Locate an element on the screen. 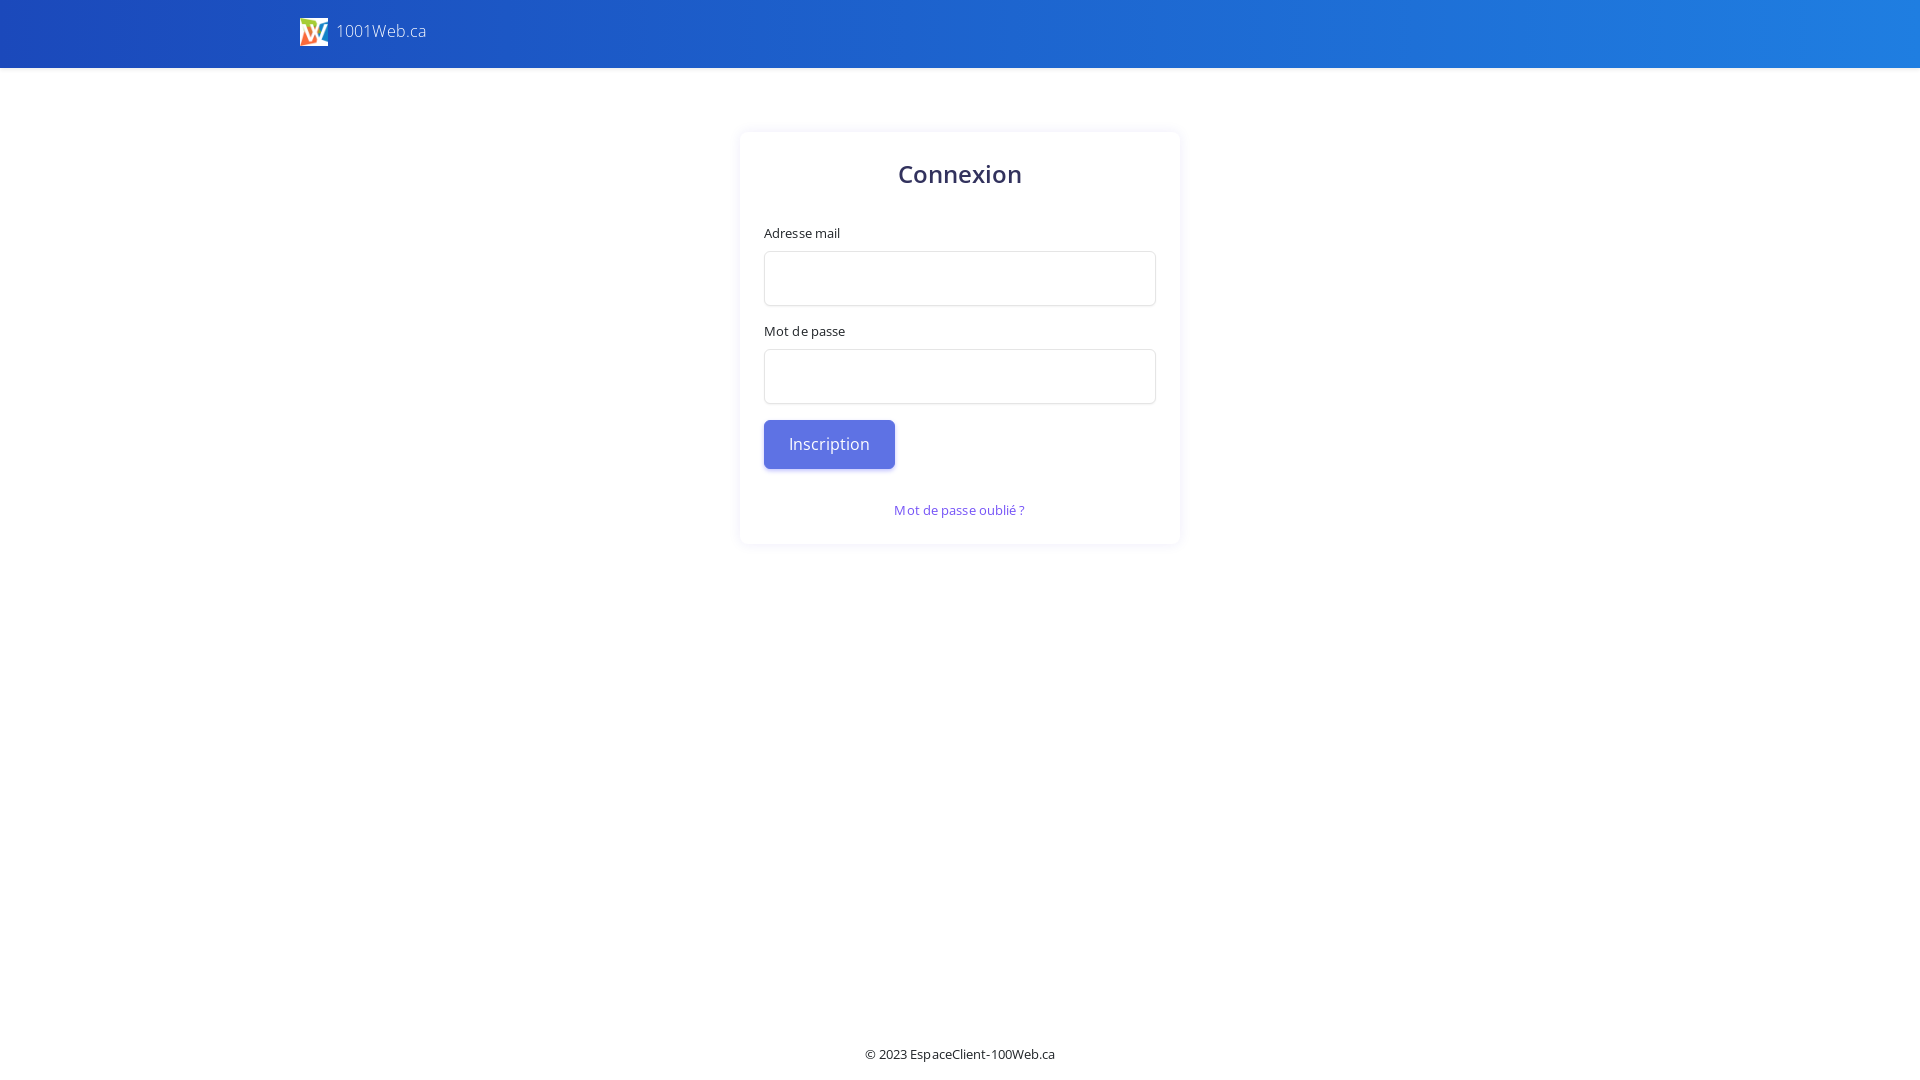  'Inscription' is located at coordinates (762, 443).